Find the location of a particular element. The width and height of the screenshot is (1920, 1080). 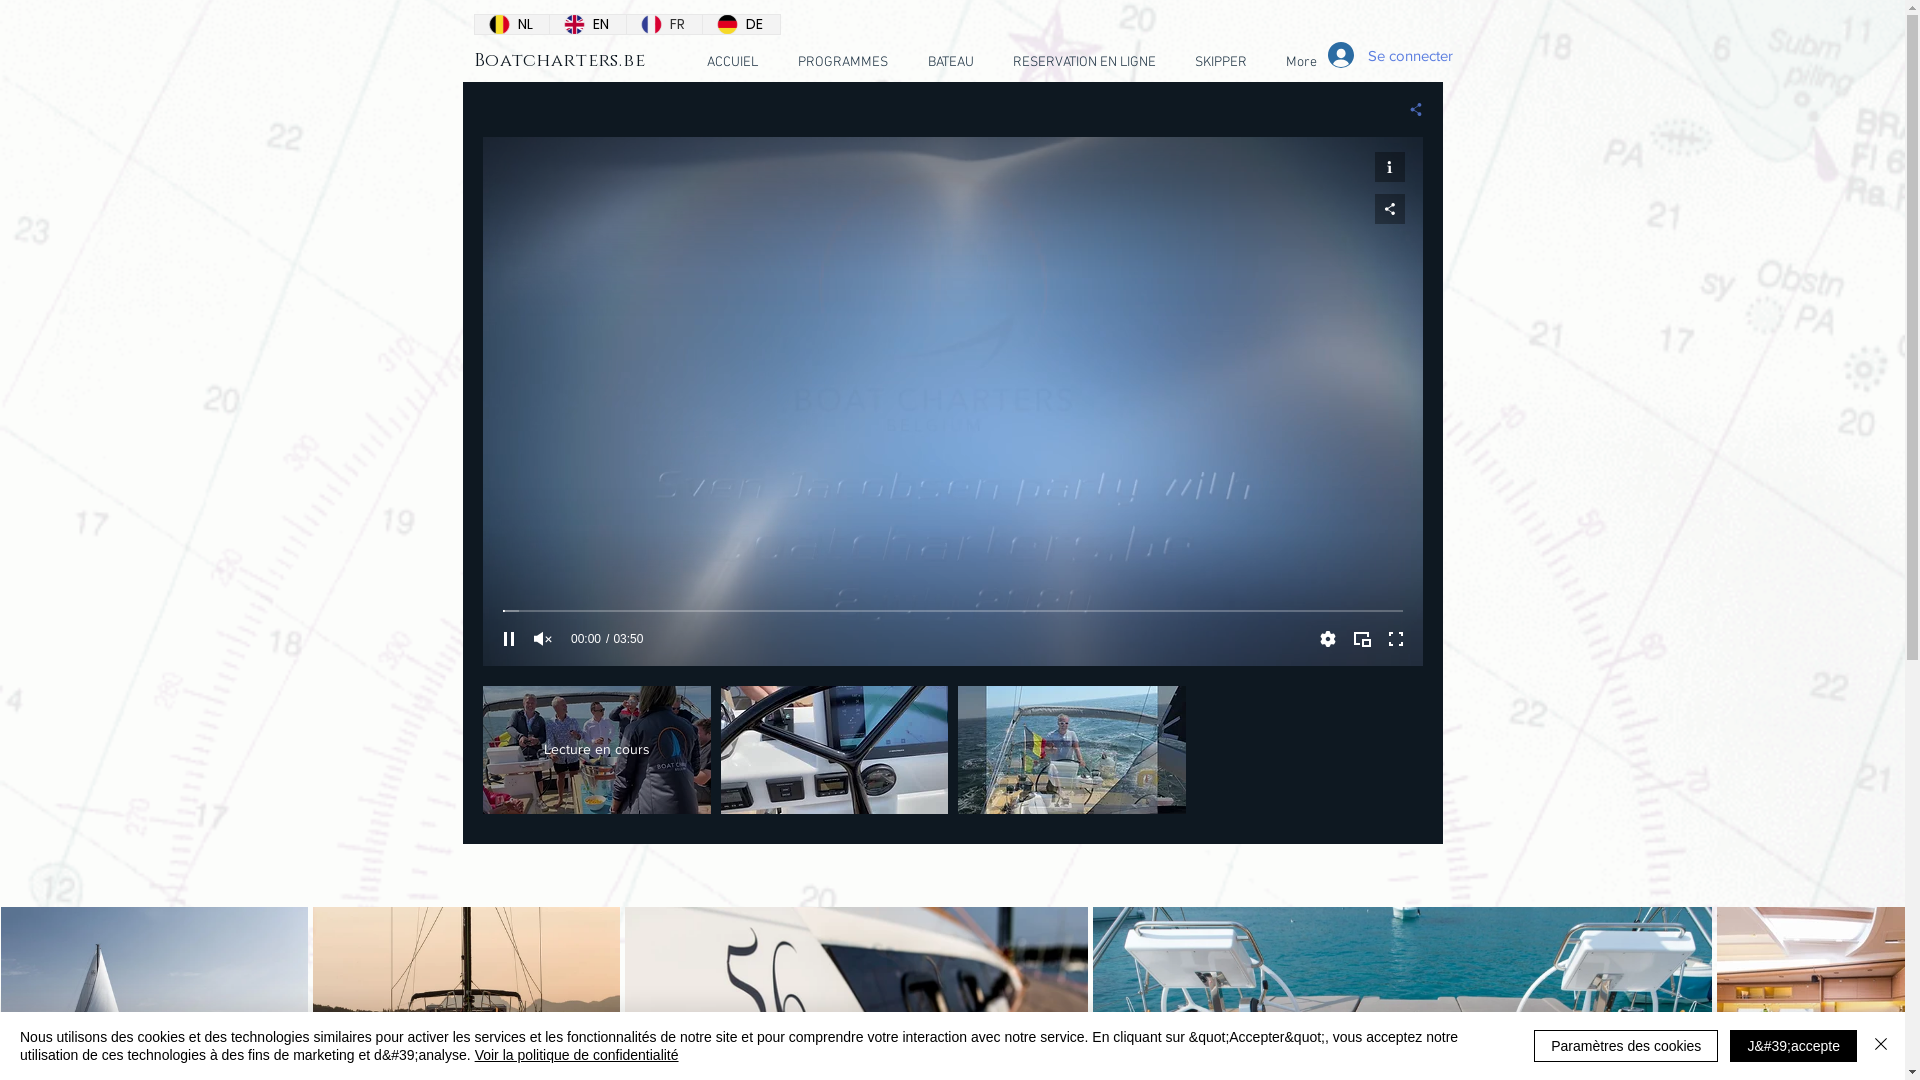

'Se connecter' is located at coordinates (1372, 53).